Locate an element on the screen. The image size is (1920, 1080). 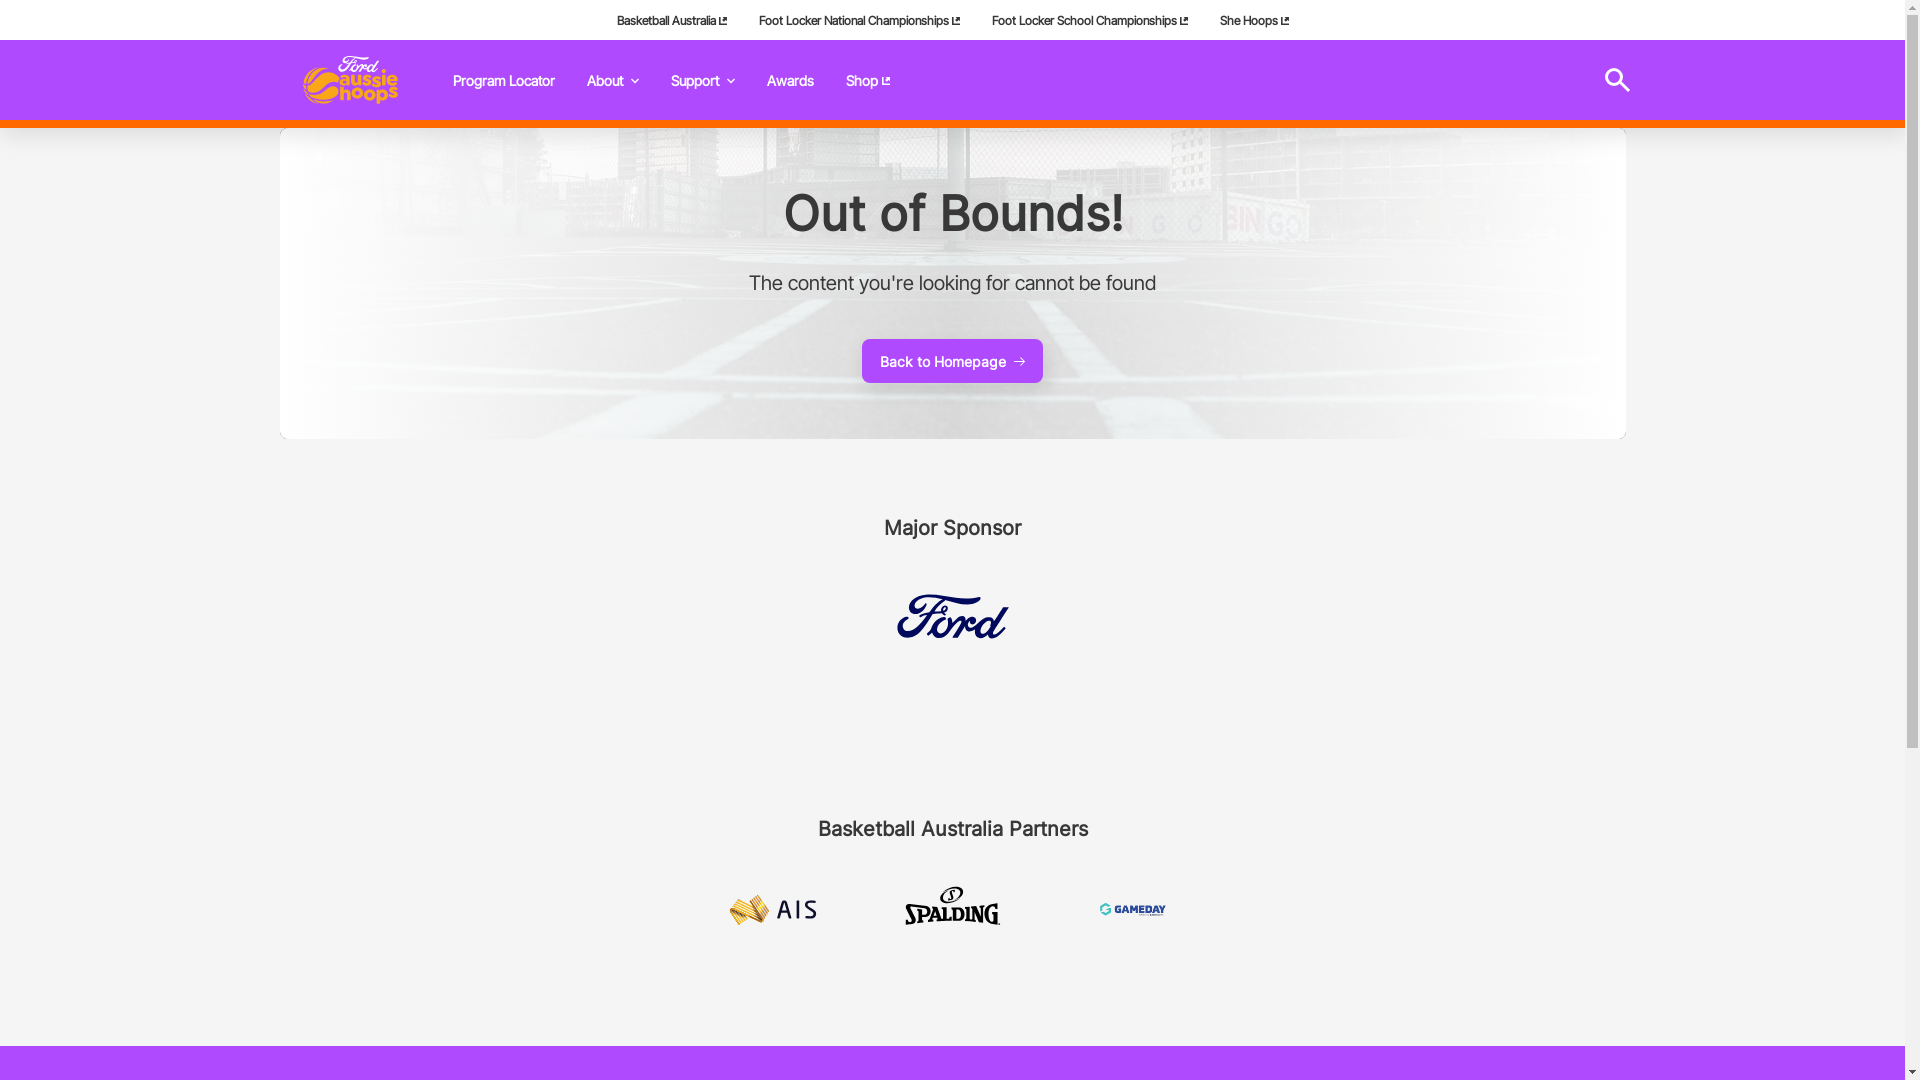
'Partner Ford' is located at coordinates (950, 615).